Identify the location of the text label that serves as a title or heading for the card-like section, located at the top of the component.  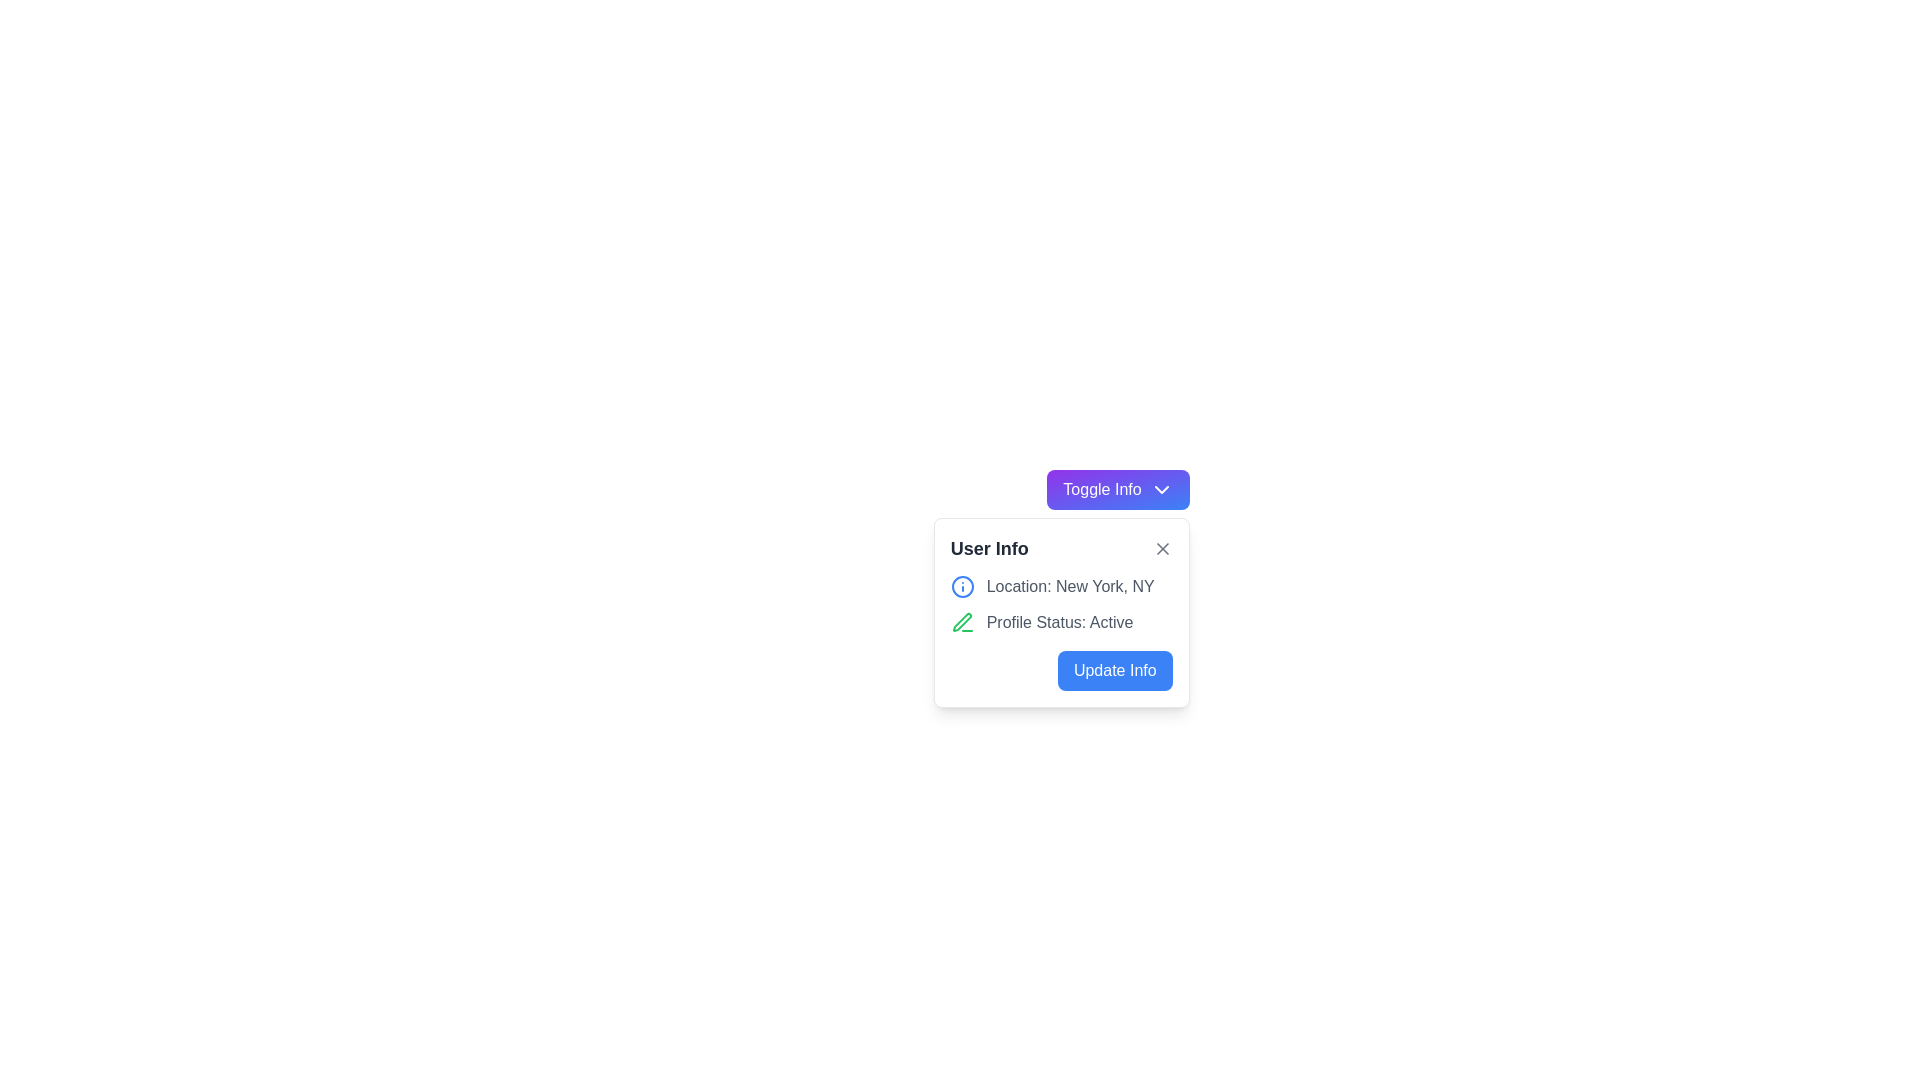
(989, 548).